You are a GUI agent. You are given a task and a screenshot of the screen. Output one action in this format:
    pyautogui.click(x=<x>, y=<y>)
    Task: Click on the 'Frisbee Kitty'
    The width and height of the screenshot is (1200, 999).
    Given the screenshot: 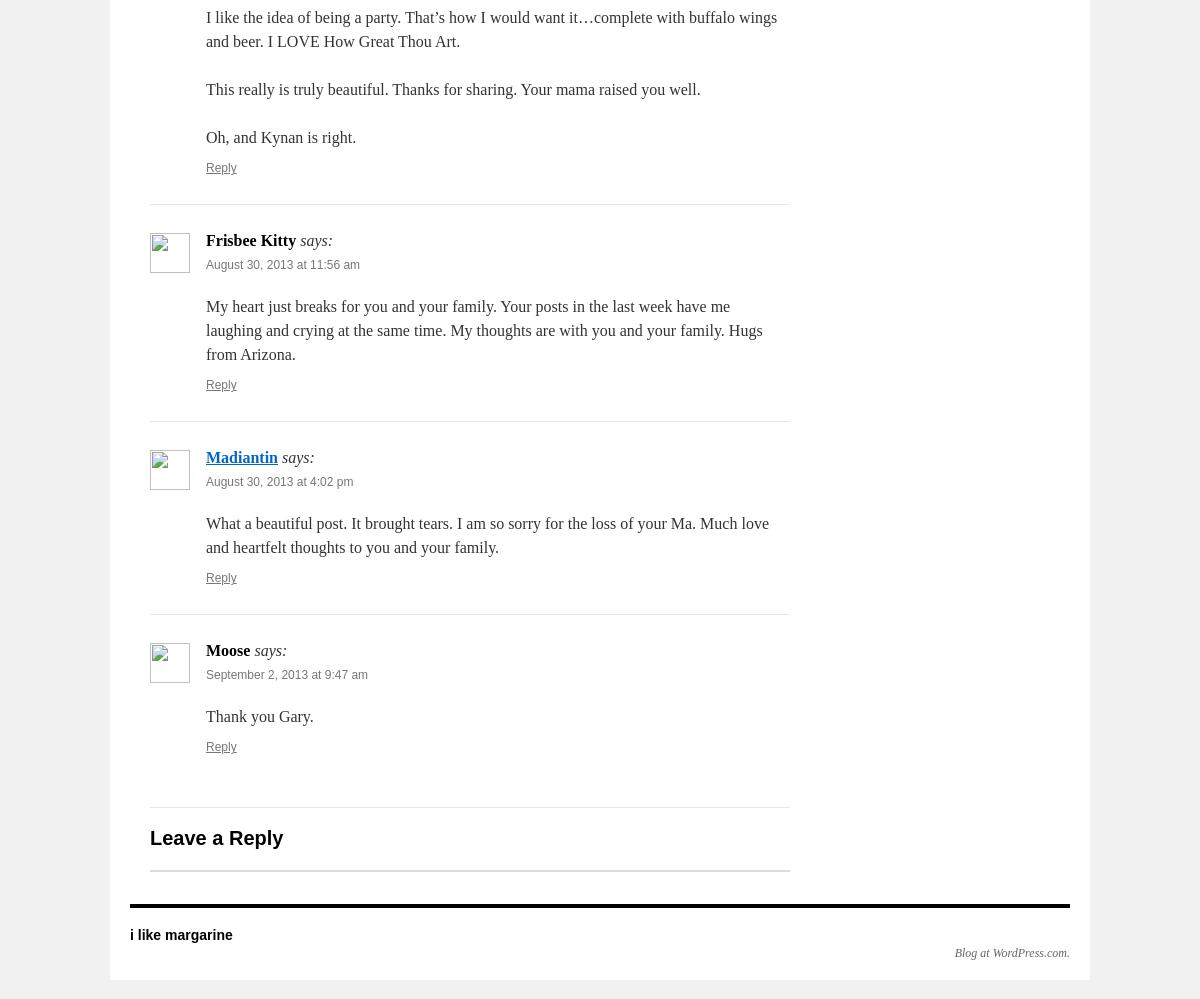 What is the action you would take?
    pyautogui.click(x=250, y=240)
    